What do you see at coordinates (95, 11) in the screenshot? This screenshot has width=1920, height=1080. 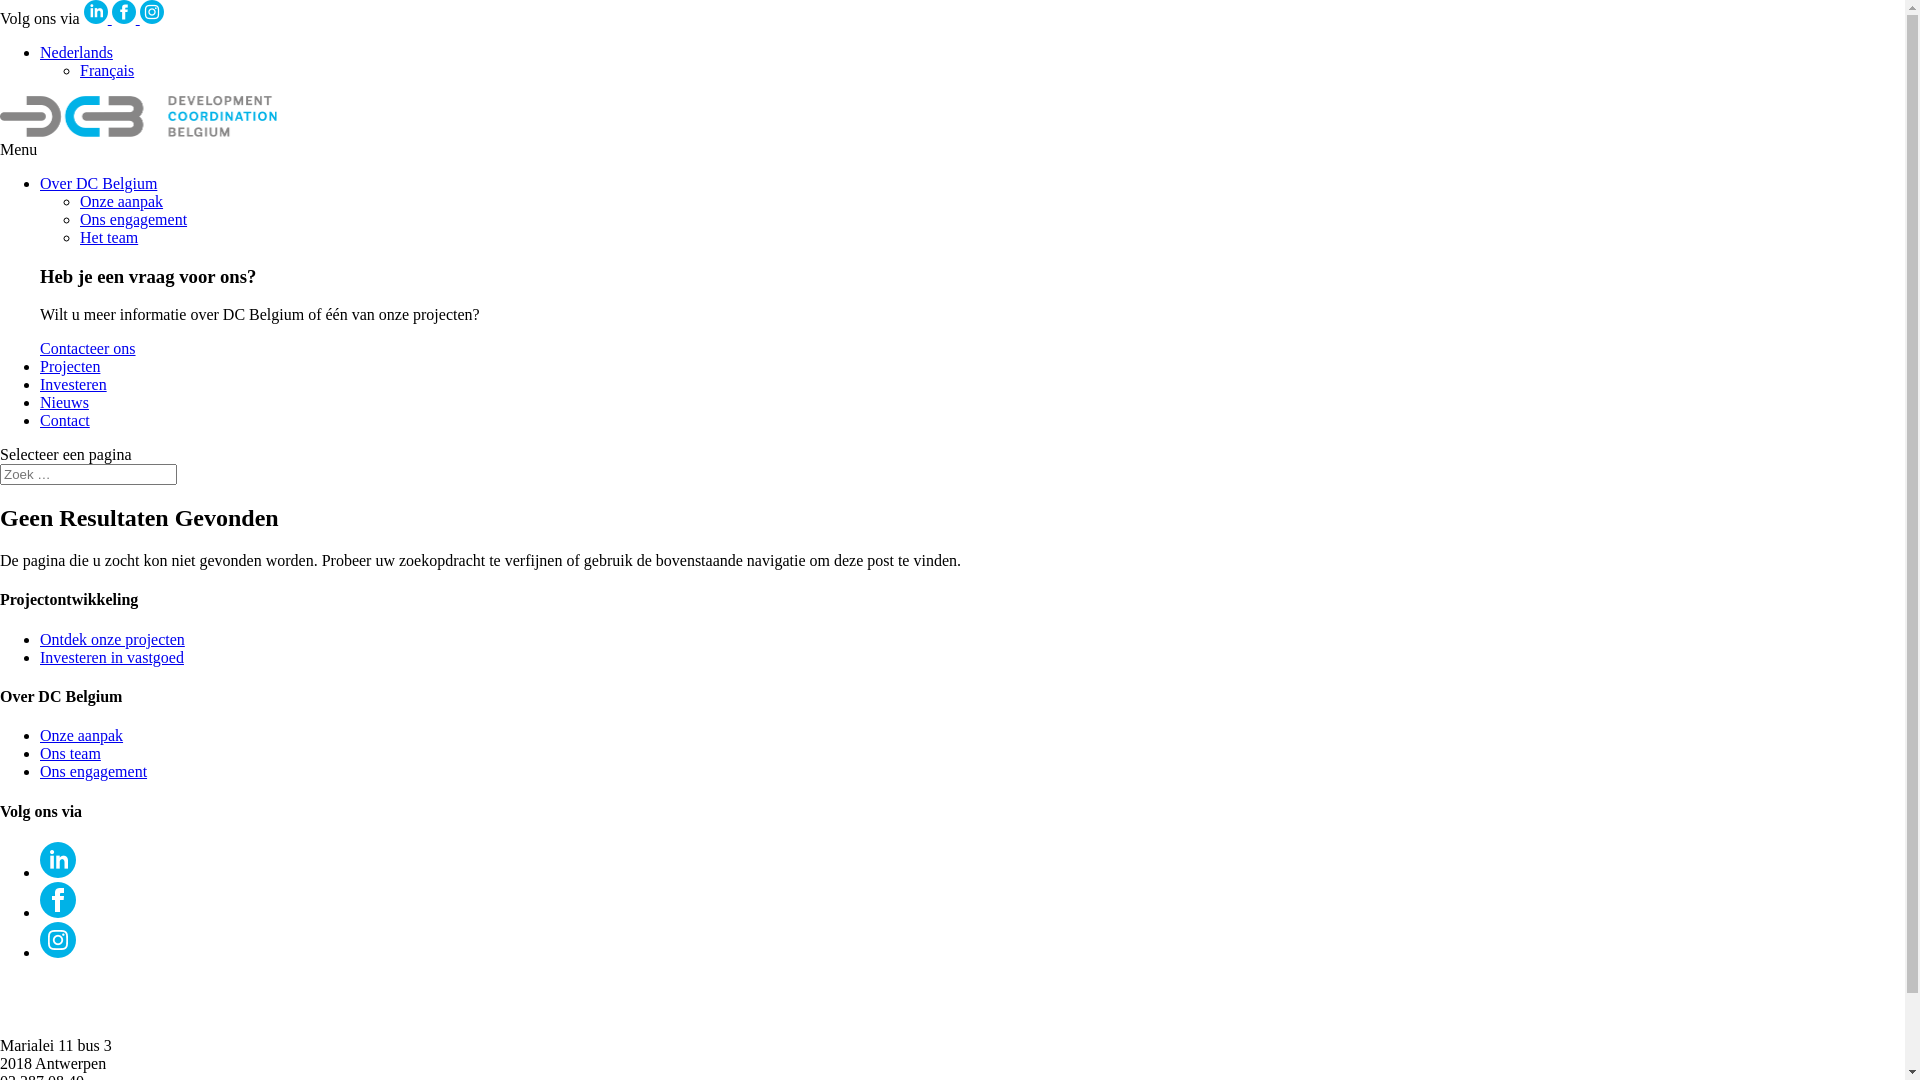 I see `'LinkedIn'` at bounding box center [95, 11].